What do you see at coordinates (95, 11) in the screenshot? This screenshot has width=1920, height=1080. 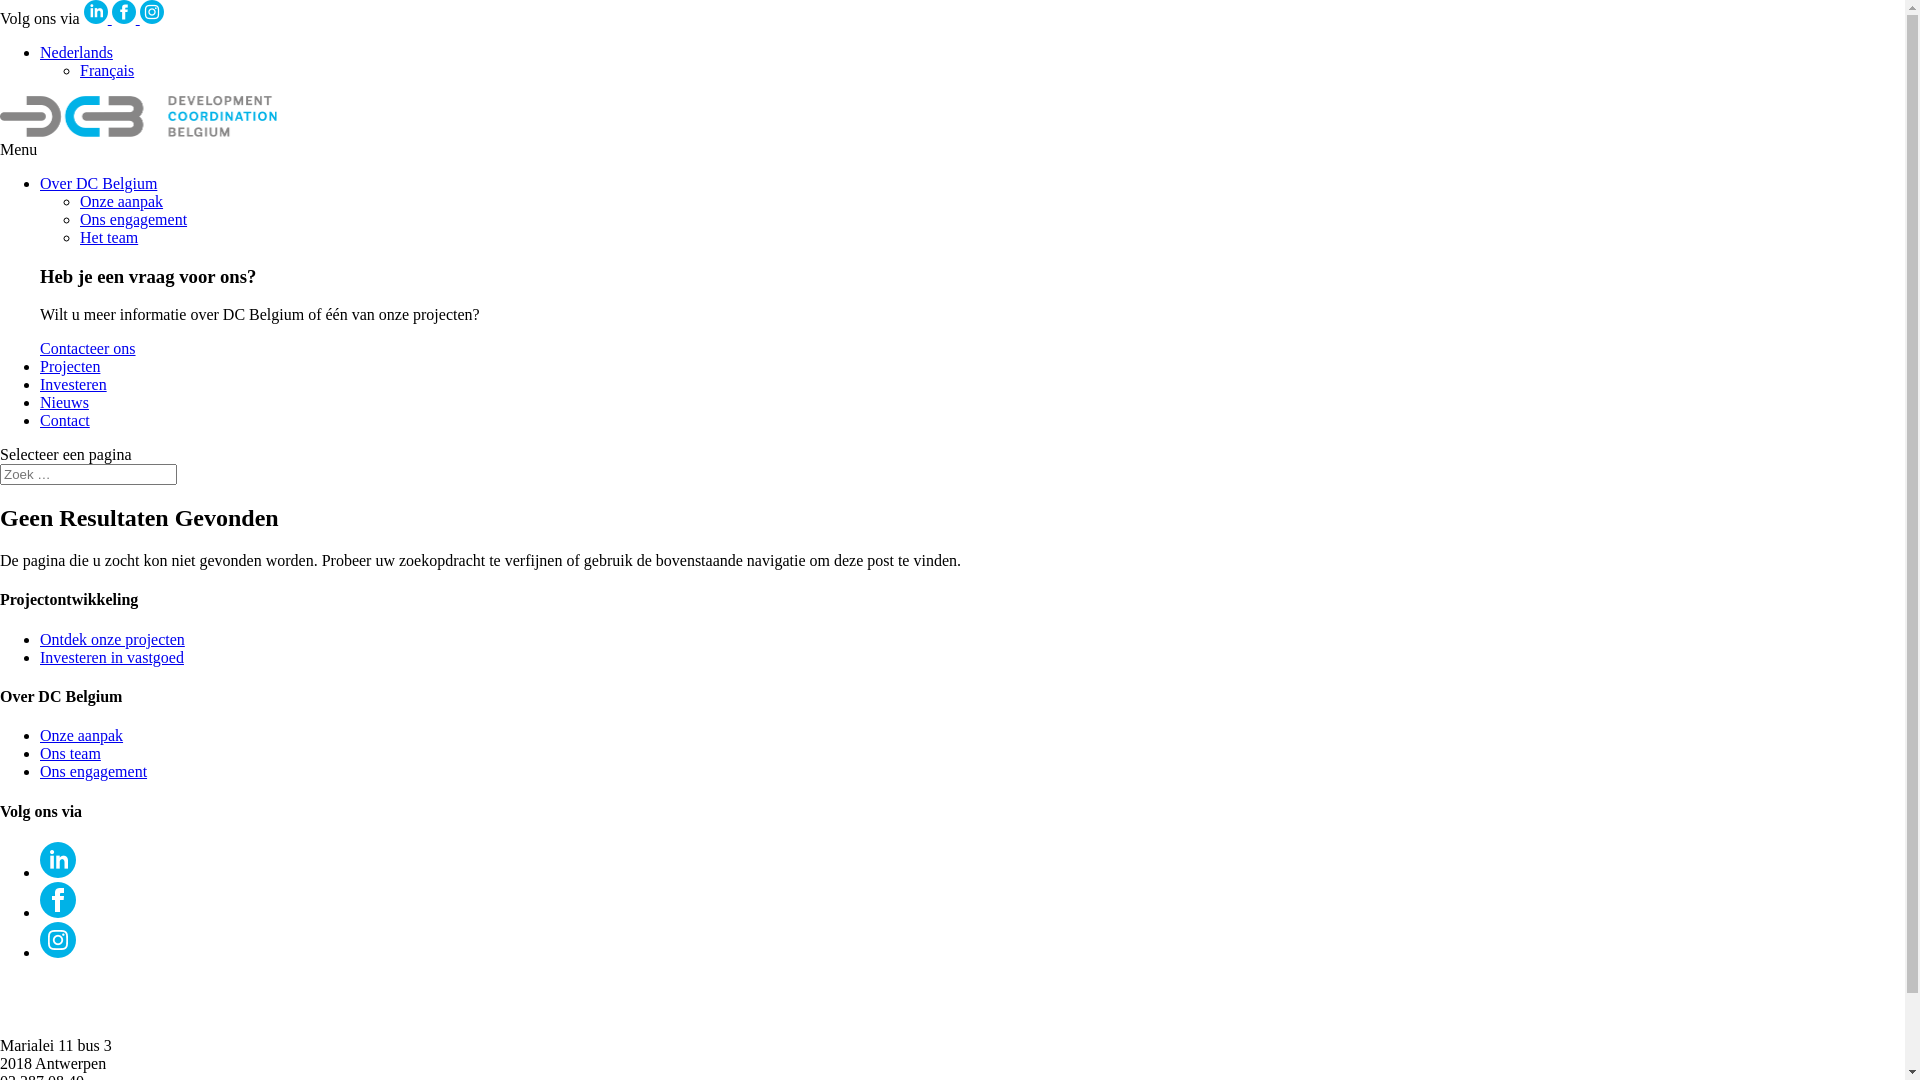 I see `'LinkedIn'` at bounding box center [95, 11].